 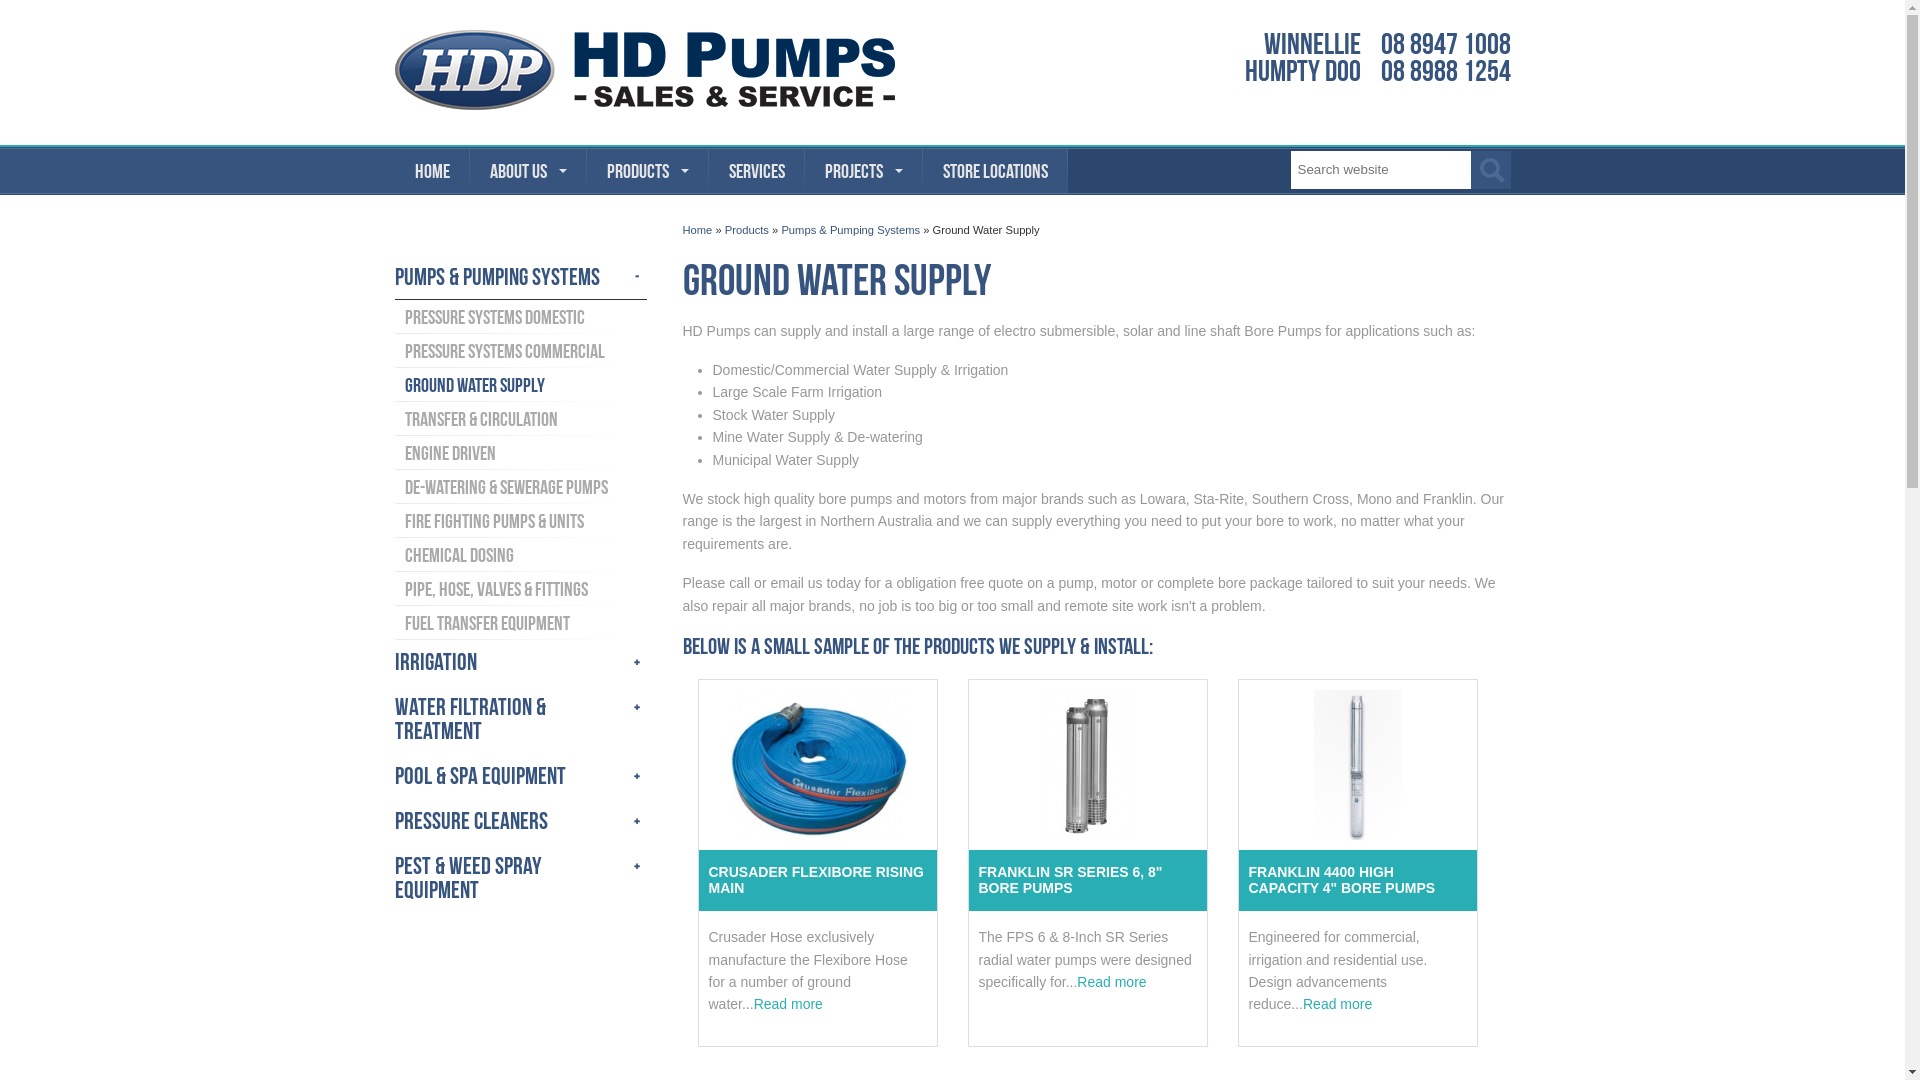 What do you see at coordinates (528, 169) in the screenshot?
I see `'ABOUT US'` at bounding box center [528, 169].